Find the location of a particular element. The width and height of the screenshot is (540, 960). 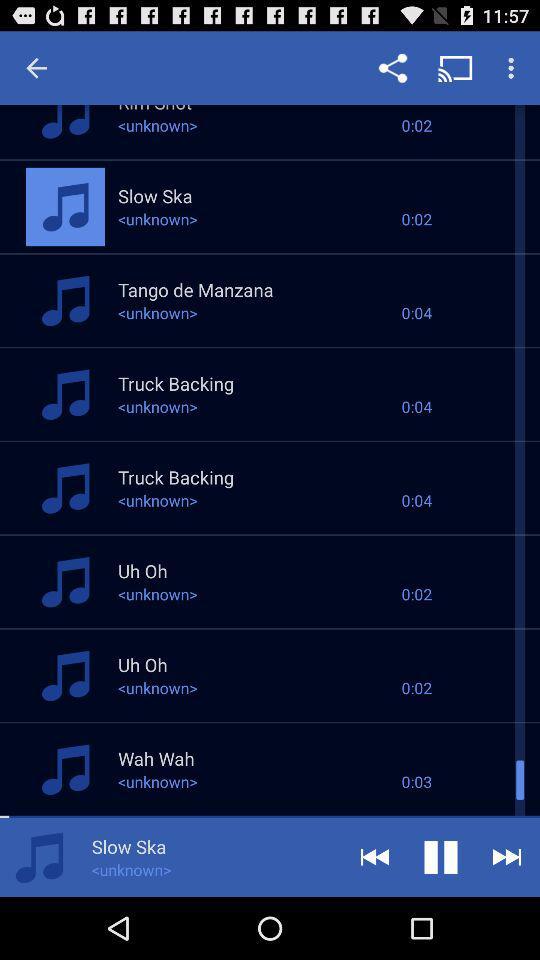

the pause icon is located at coordinates (441, 917).